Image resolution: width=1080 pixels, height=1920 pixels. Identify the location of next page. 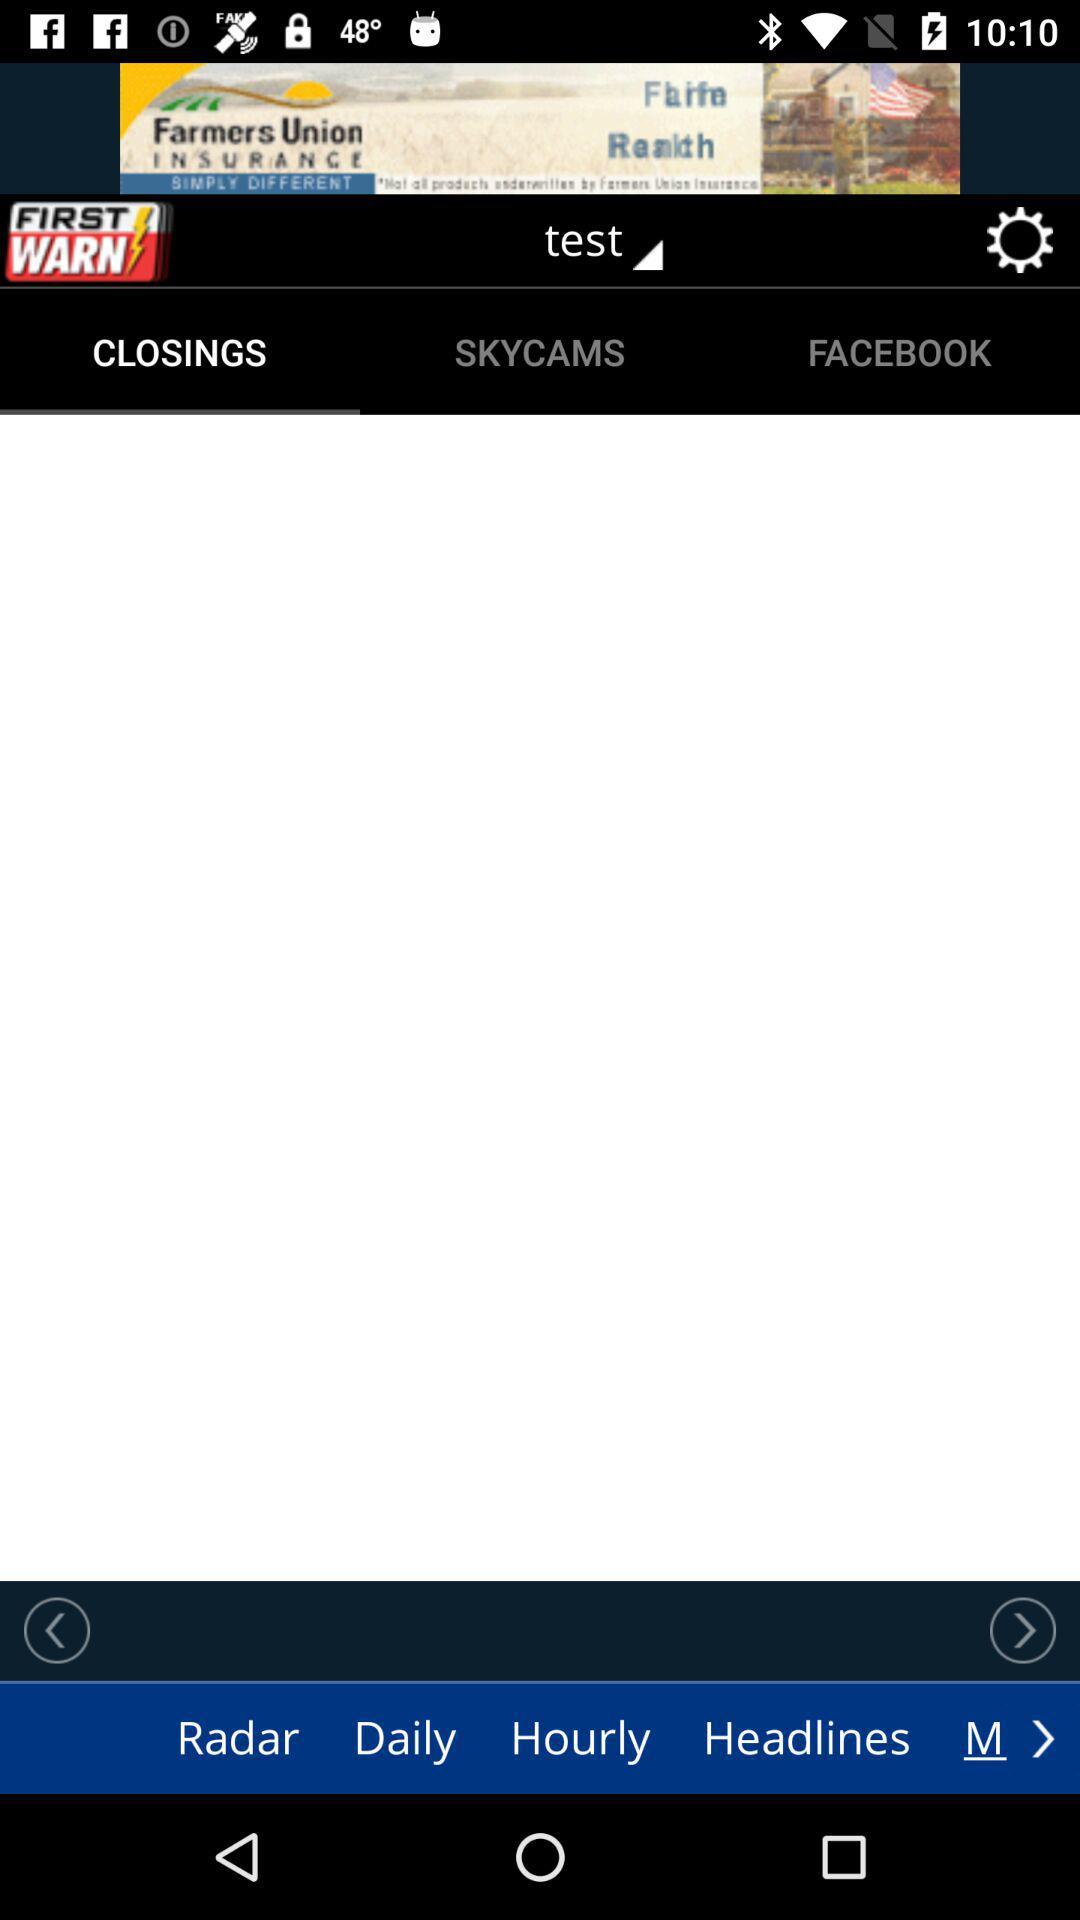
(1022, 1630).